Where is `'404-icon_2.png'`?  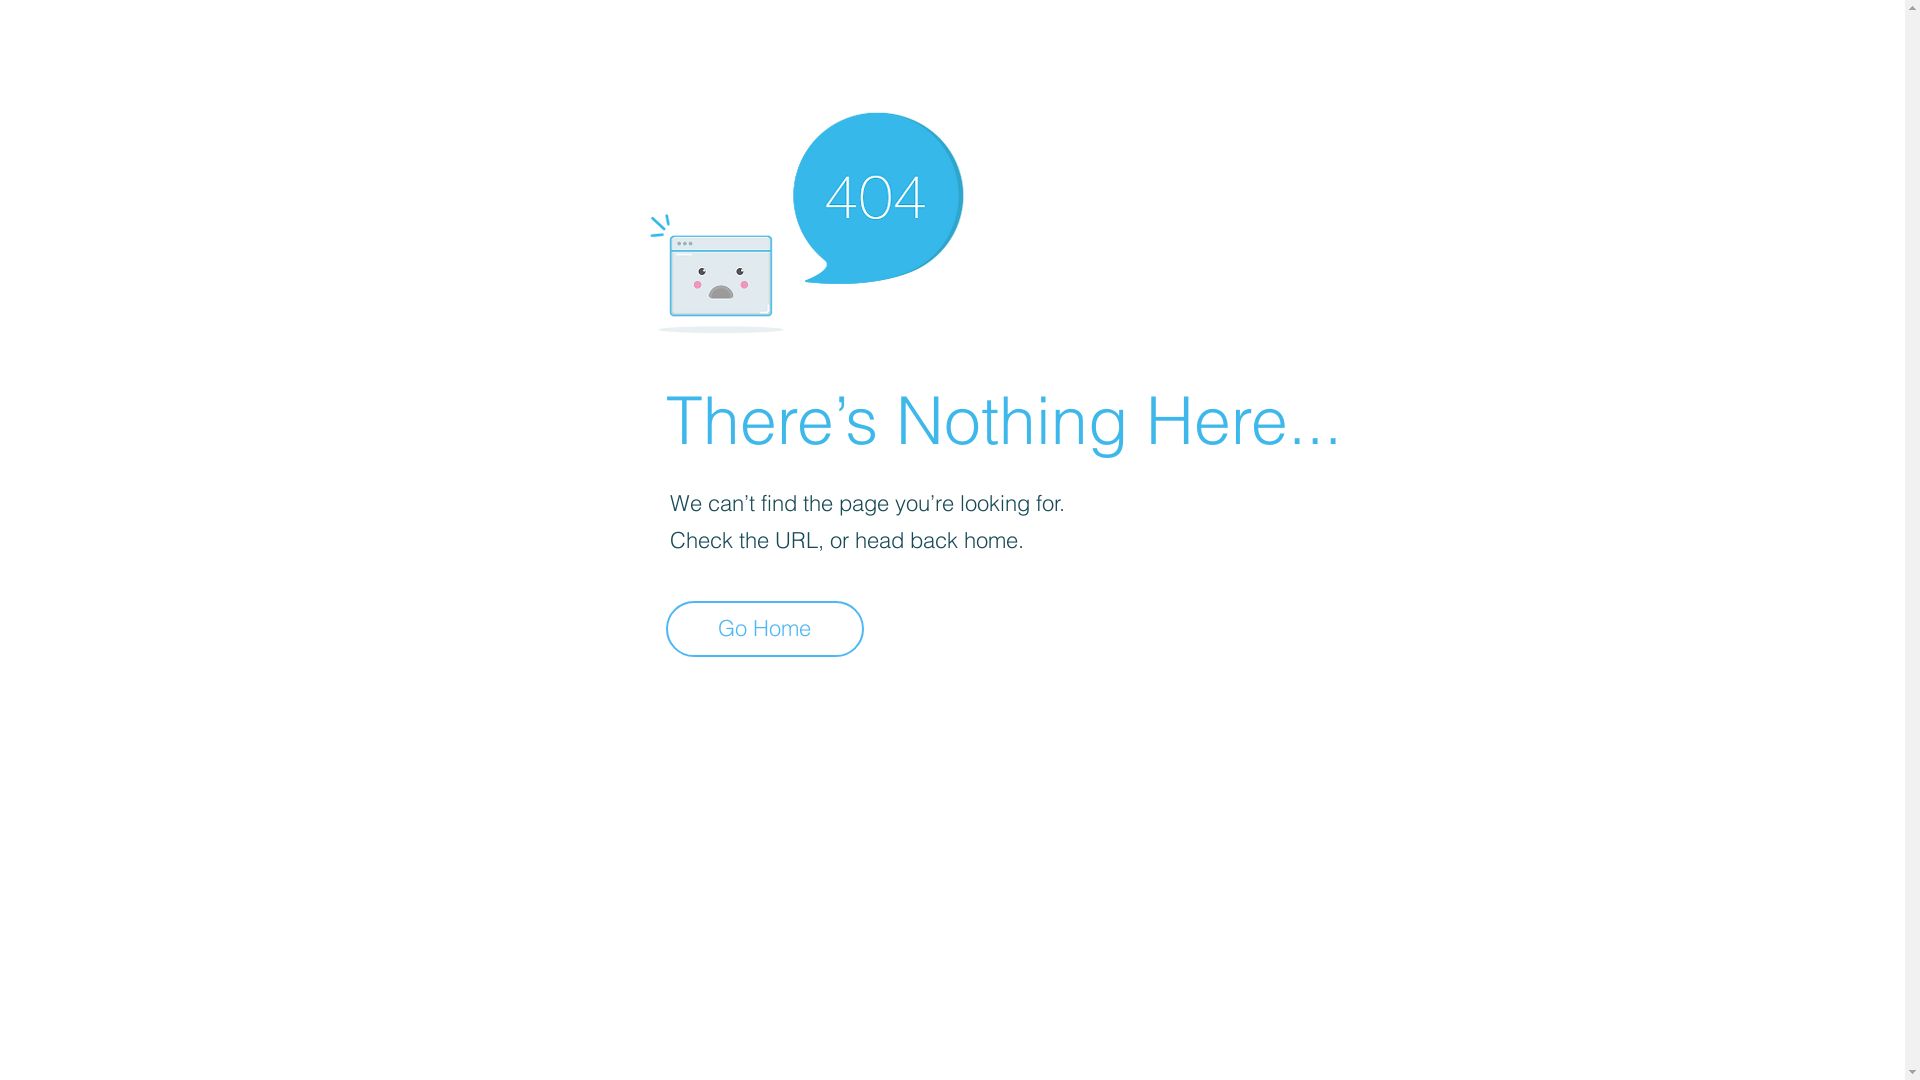
'404-icon_2.png' is located at coordinates (805, 217).